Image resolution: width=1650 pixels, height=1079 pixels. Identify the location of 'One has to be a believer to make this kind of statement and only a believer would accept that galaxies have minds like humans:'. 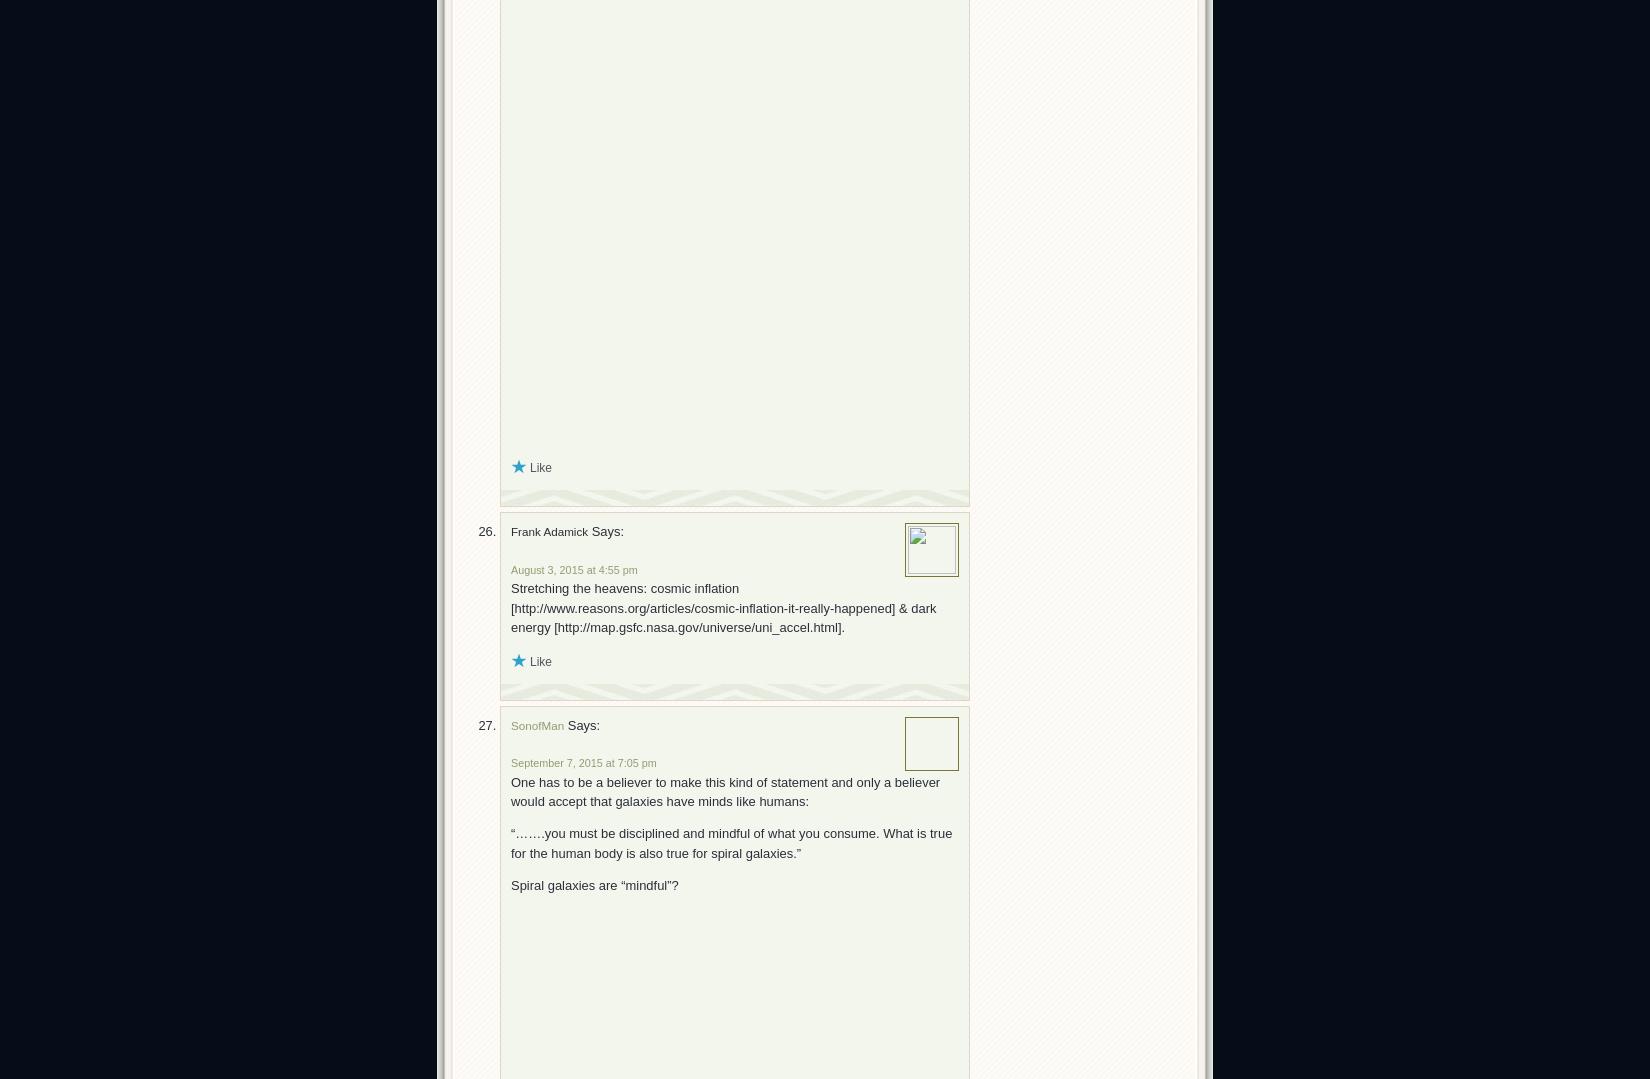
(724, 790).